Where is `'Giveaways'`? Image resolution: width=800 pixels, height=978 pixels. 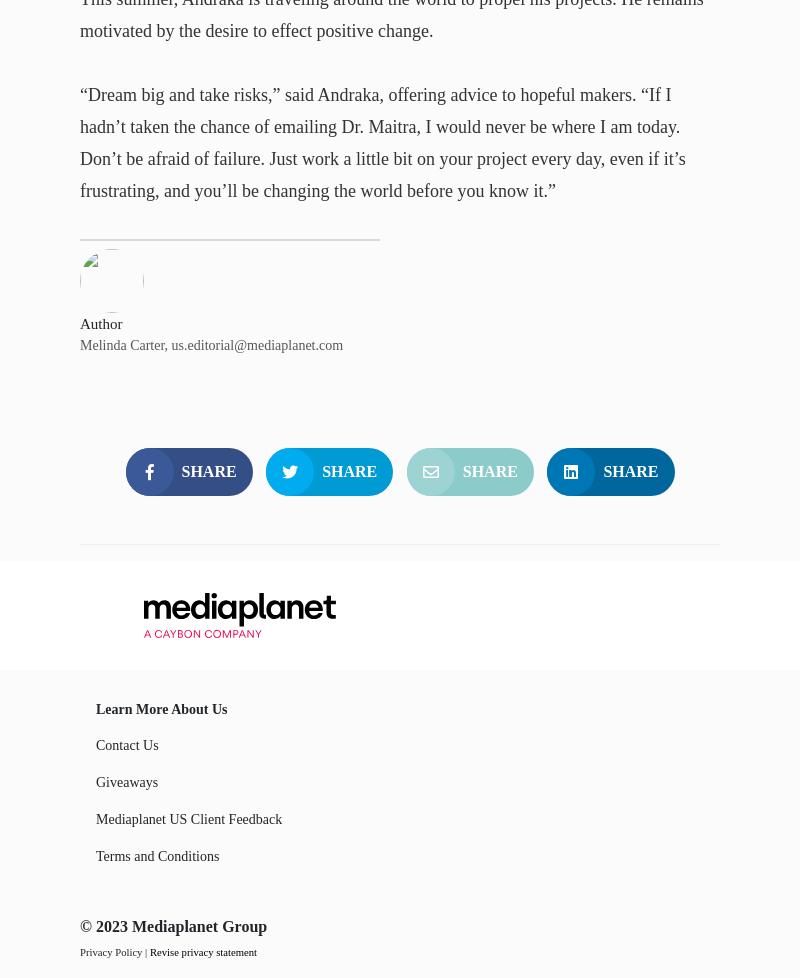 'Giveaways' is located at coordinates (126, 780).